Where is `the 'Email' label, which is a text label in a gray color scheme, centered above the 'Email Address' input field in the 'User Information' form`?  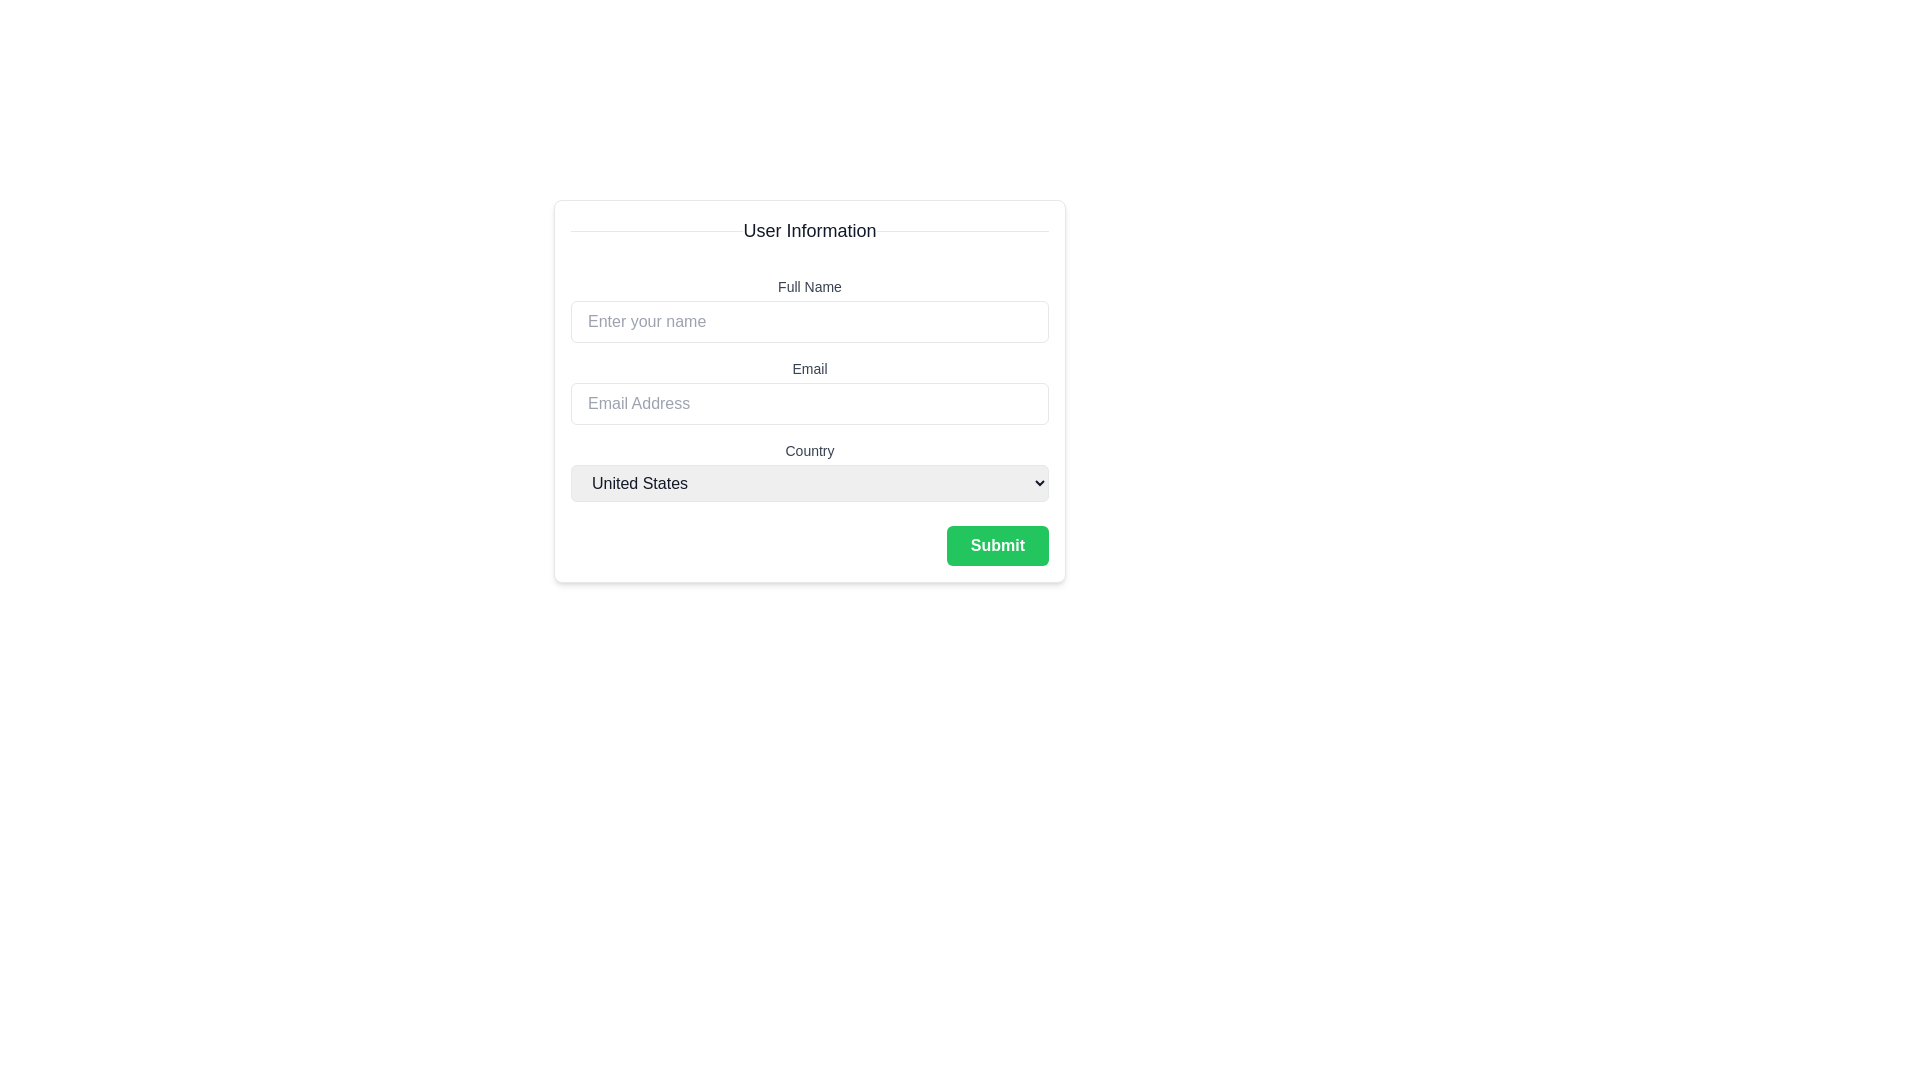 the 'Email' label, which is a text label in a gray color scheme, centered above the 'Email Address' input field in the 'User Information' form is located at coordinates (810, 369).